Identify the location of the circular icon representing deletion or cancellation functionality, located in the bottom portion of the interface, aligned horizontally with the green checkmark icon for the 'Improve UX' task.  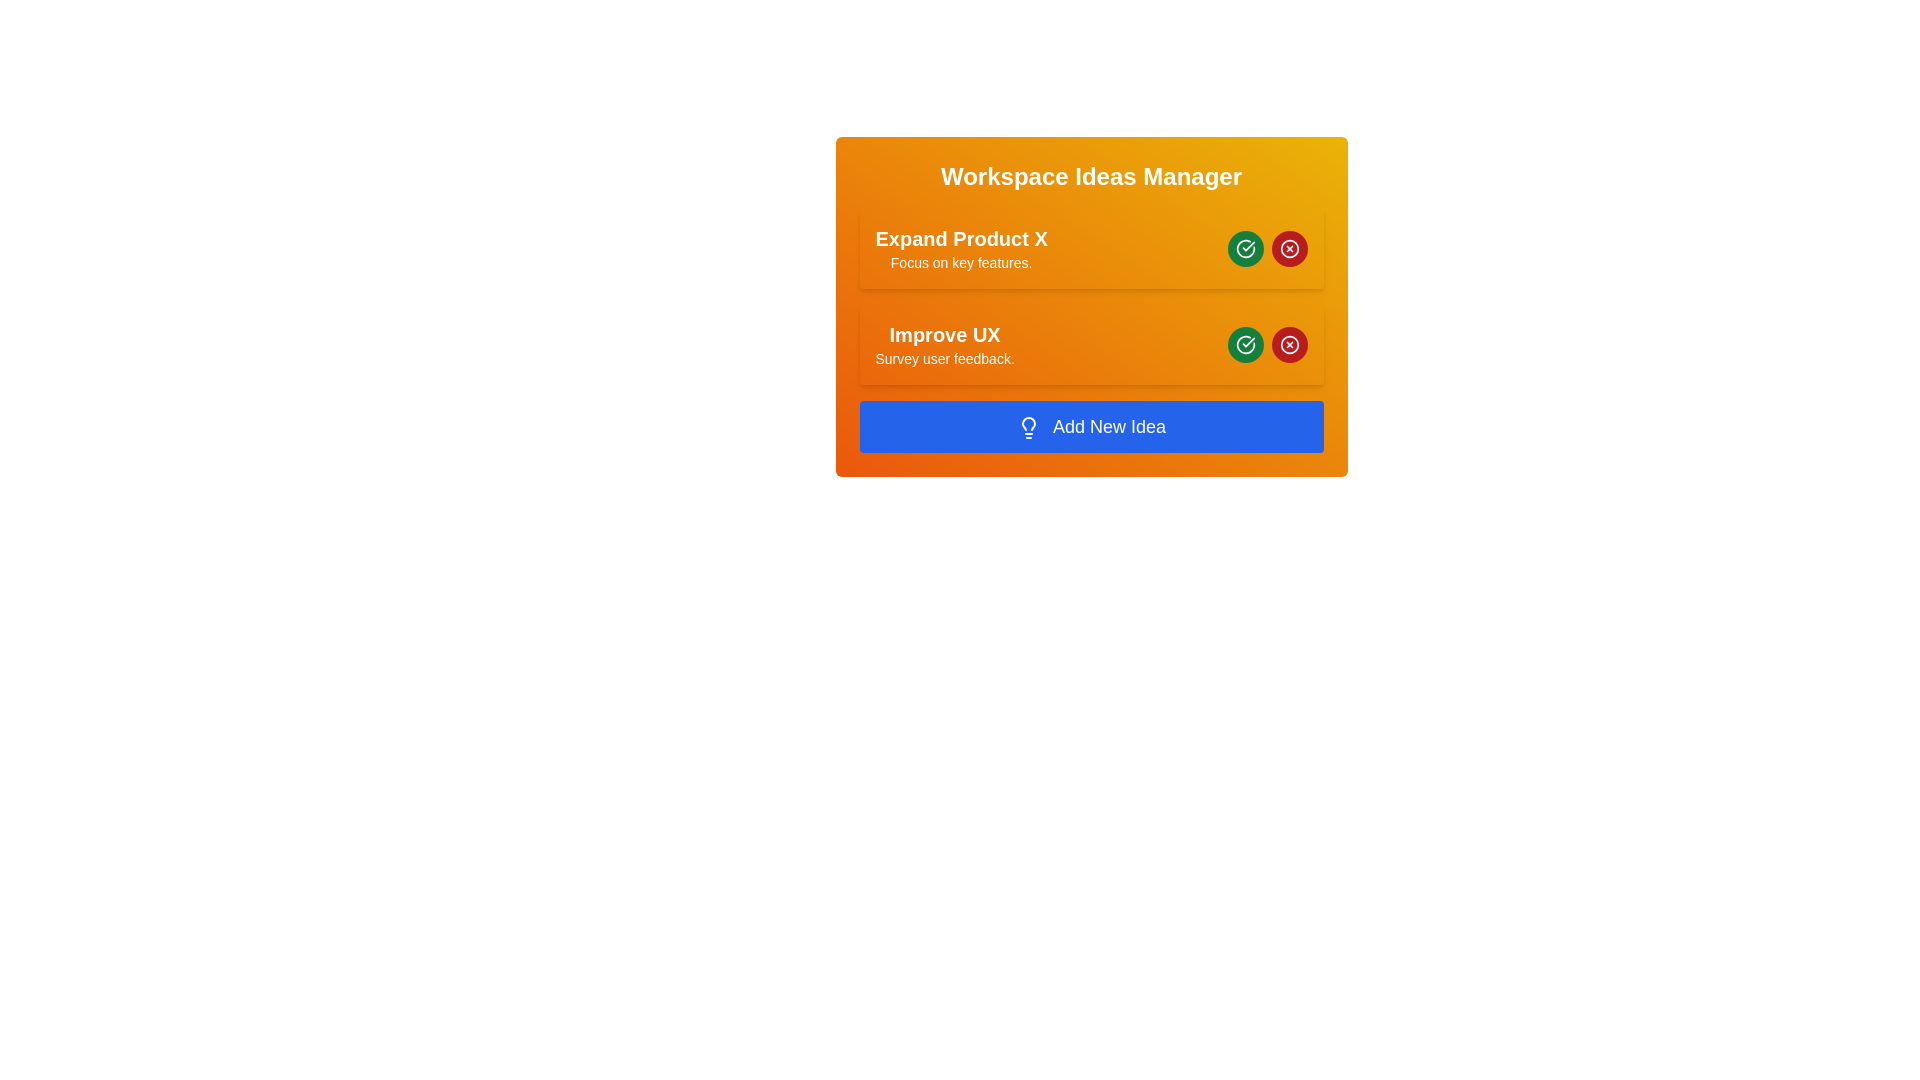
(1289, 343).